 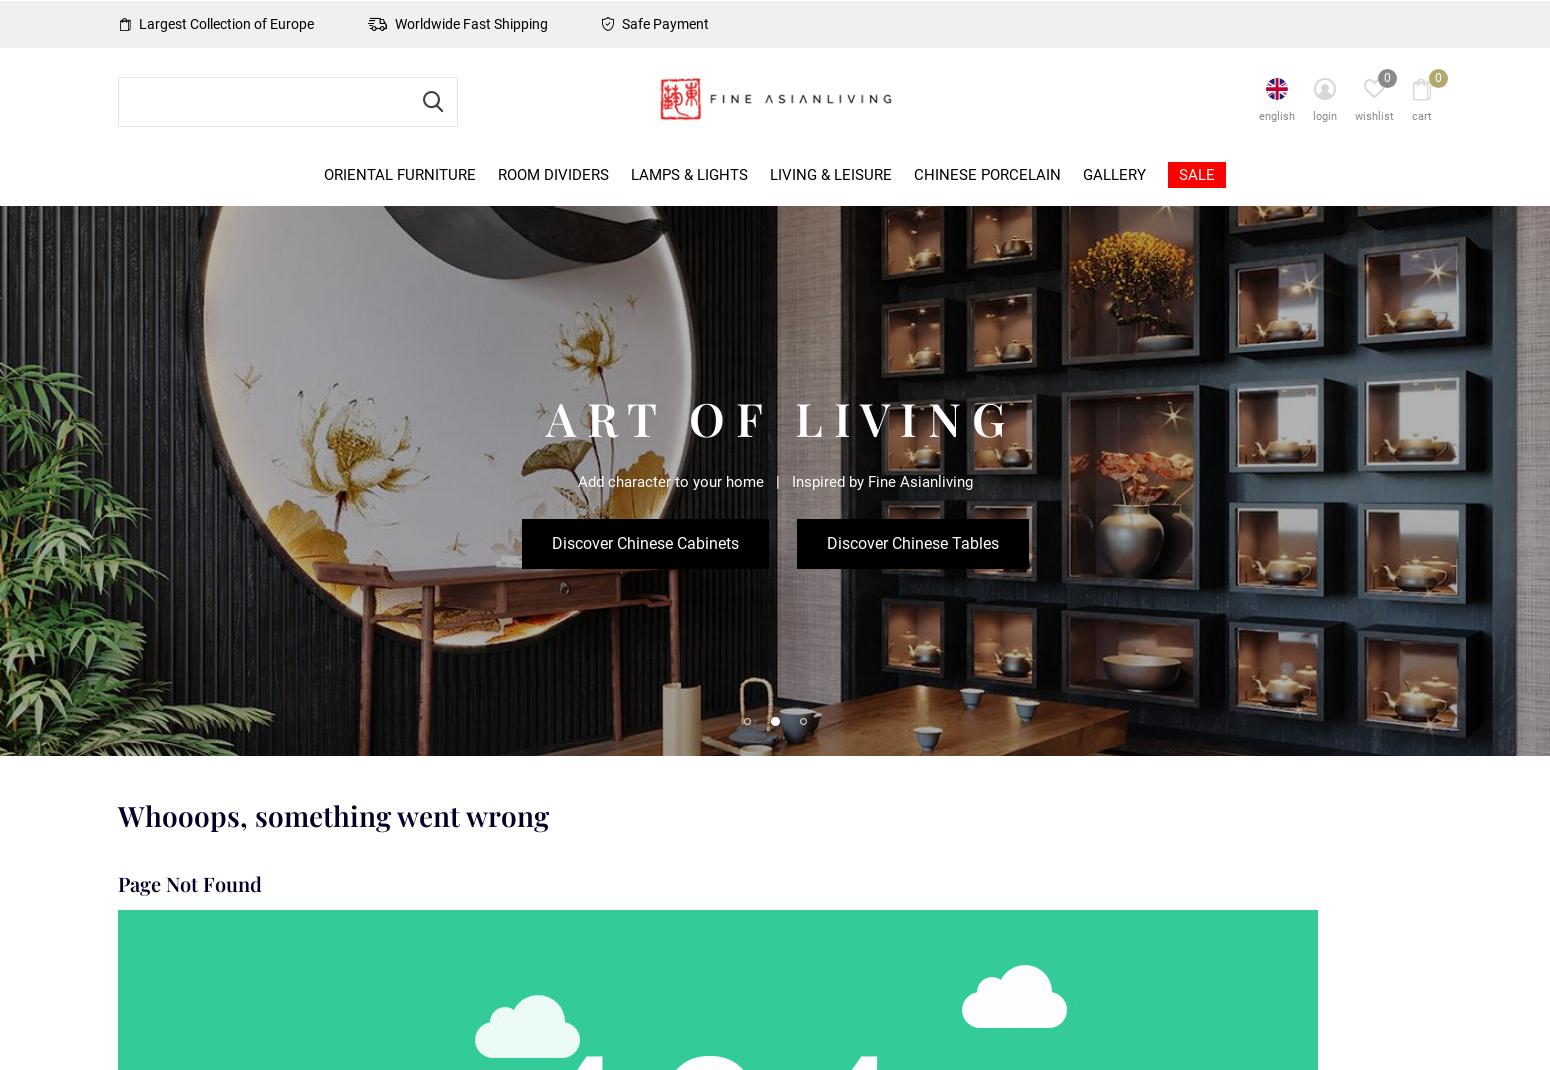 I want to click on 'cart', so click(x=1420, y=116).